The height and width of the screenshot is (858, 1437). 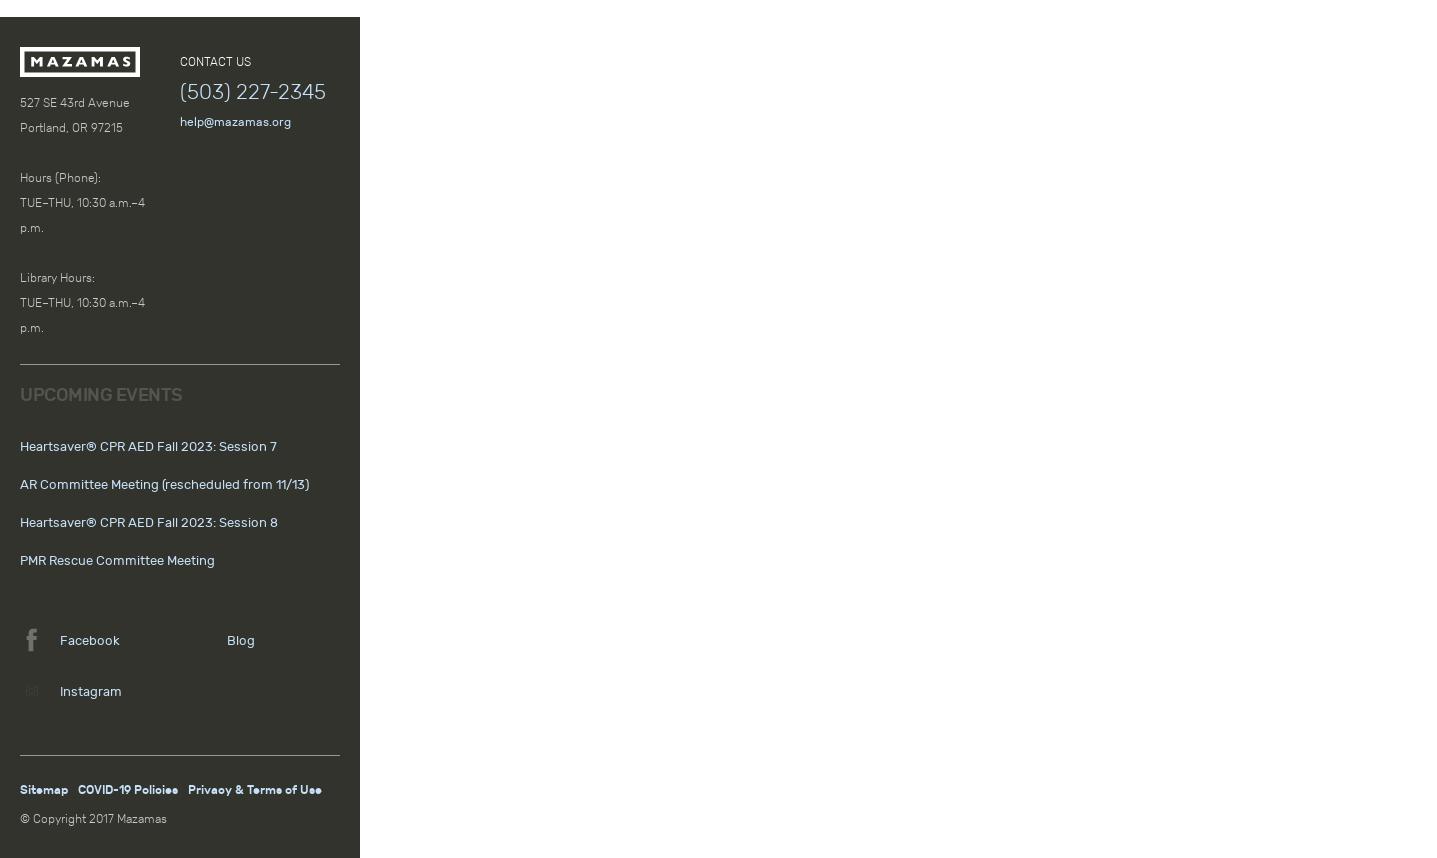 I want to click on 'Heartsaver® CPR AED Fall 2023: Session 7', so click(x=18, y=447).